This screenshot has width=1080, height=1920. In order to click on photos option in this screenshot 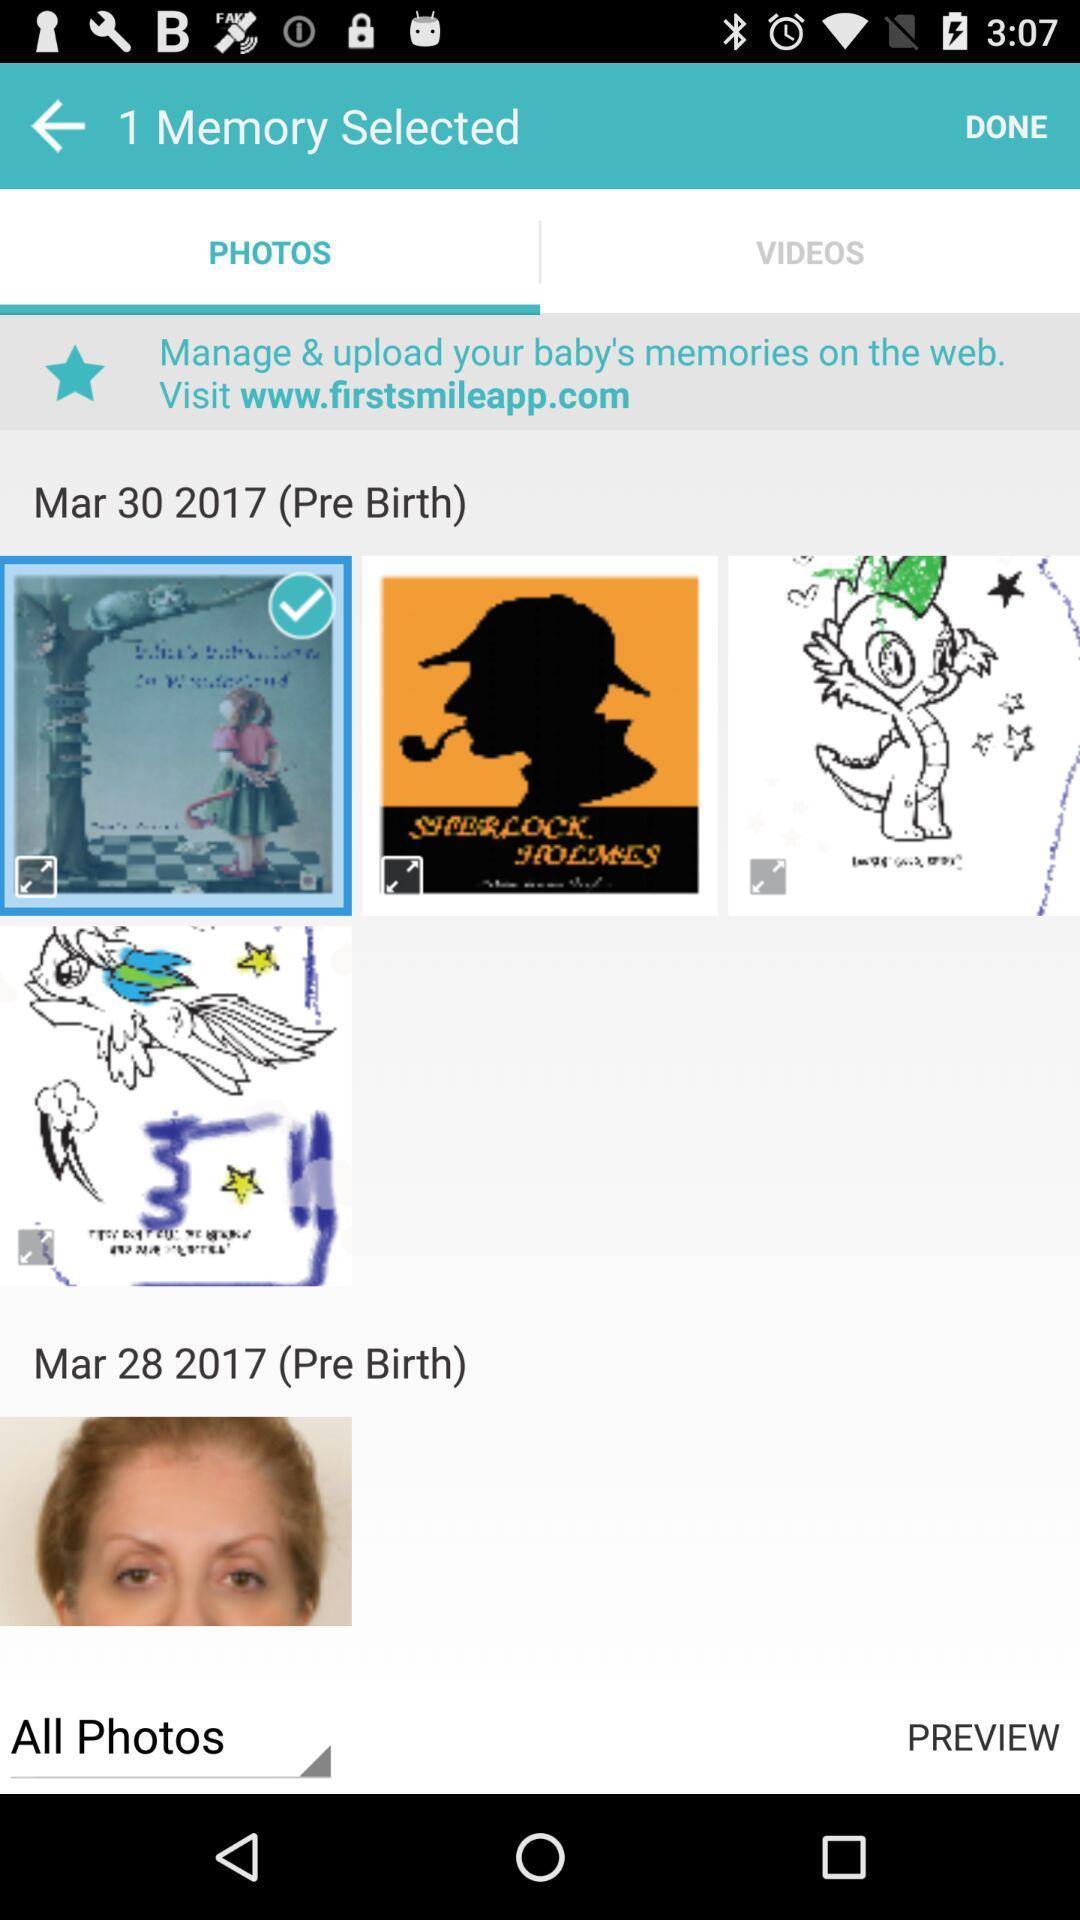, I will do `click(540, 948)`.